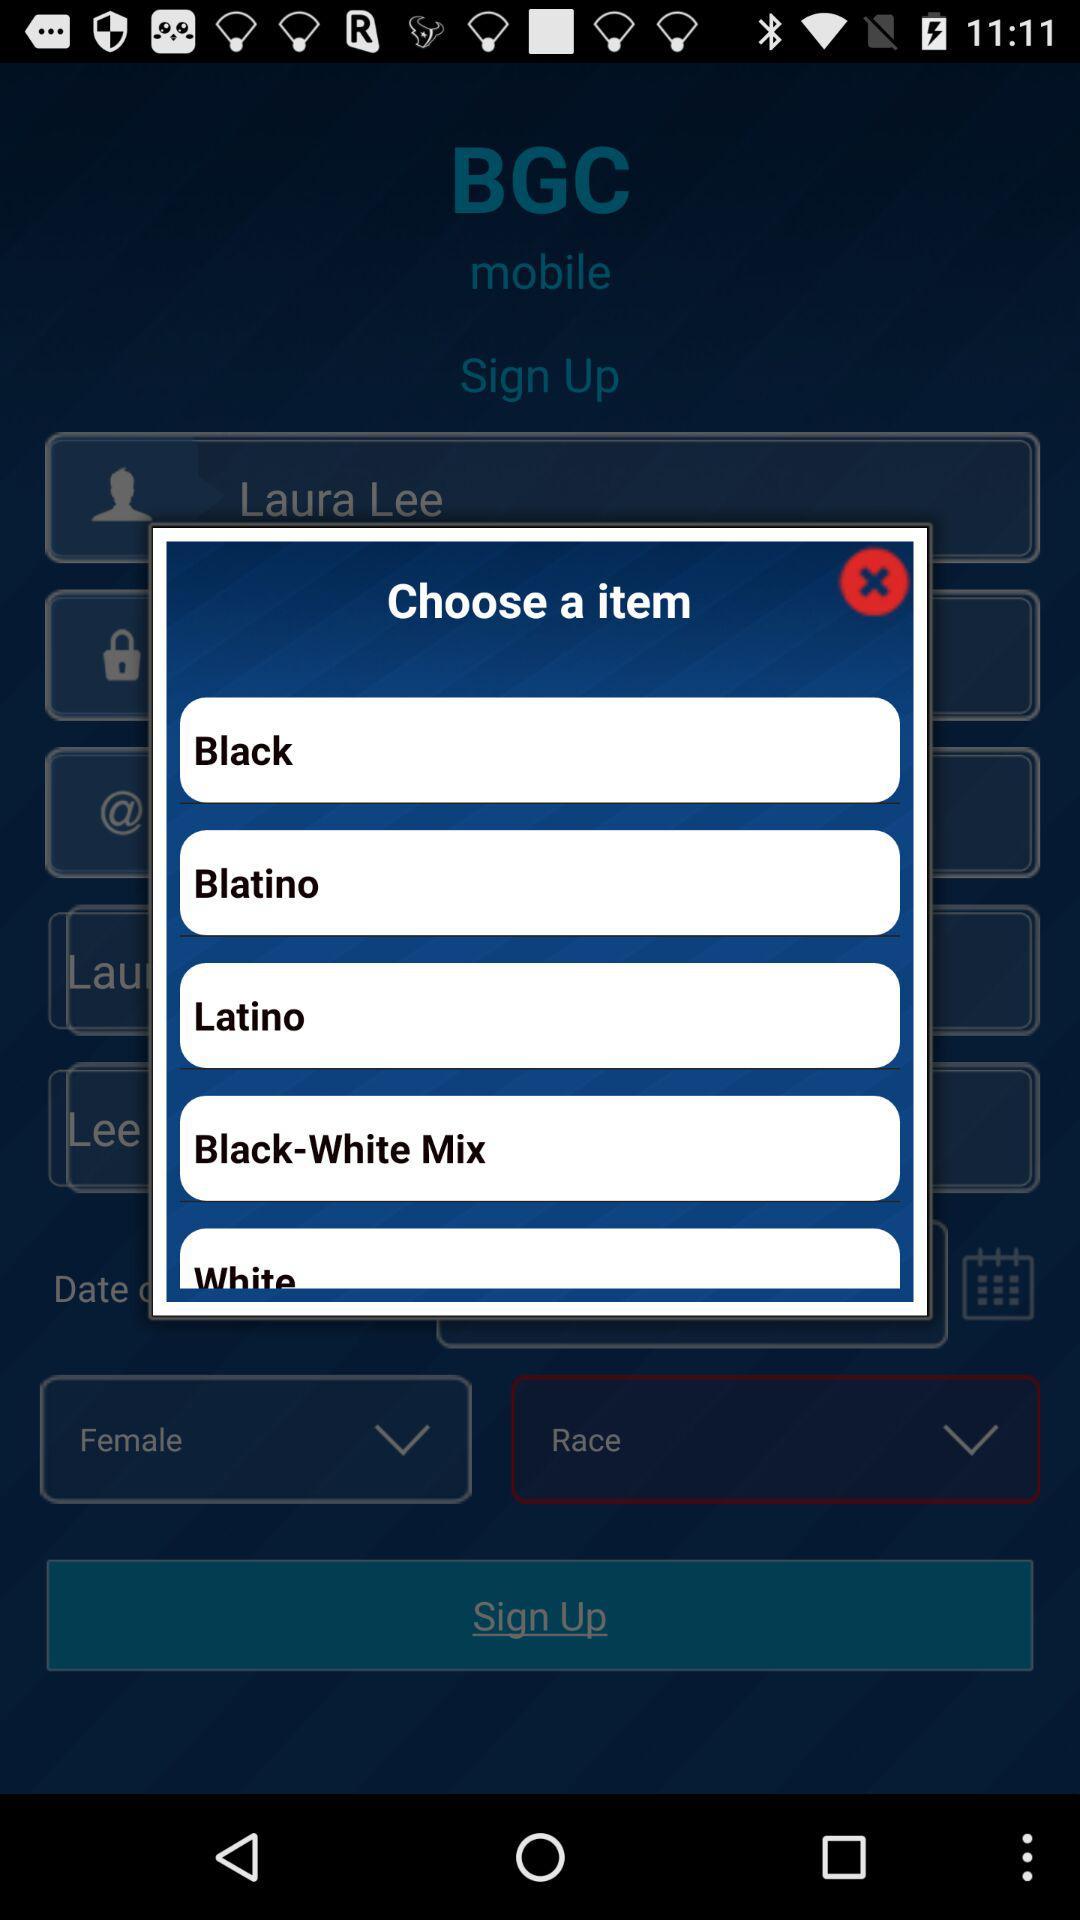 This screenshot has height=1920, width=1080. I want to click on app below the black item, so click(540, 881).